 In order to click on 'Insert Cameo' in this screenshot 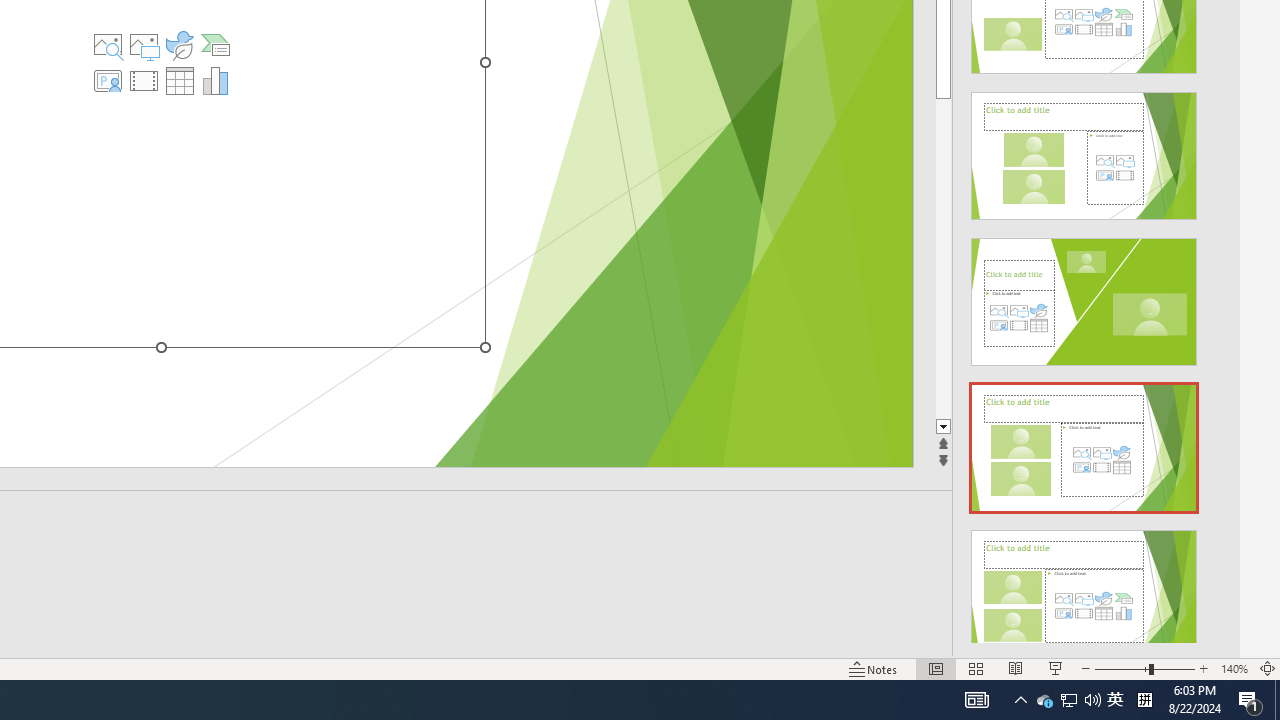, I will do `click(107, 80)`.